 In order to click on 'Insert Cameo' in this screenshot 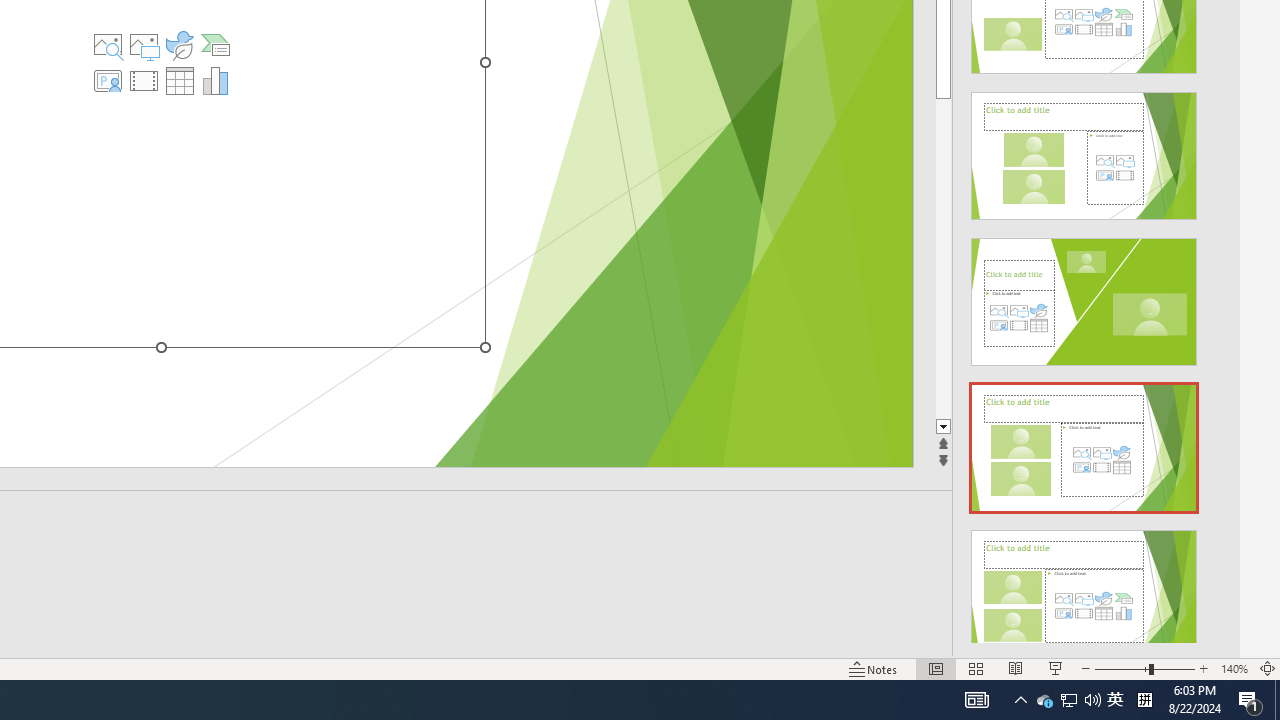, I will do `click(107, 80)`.